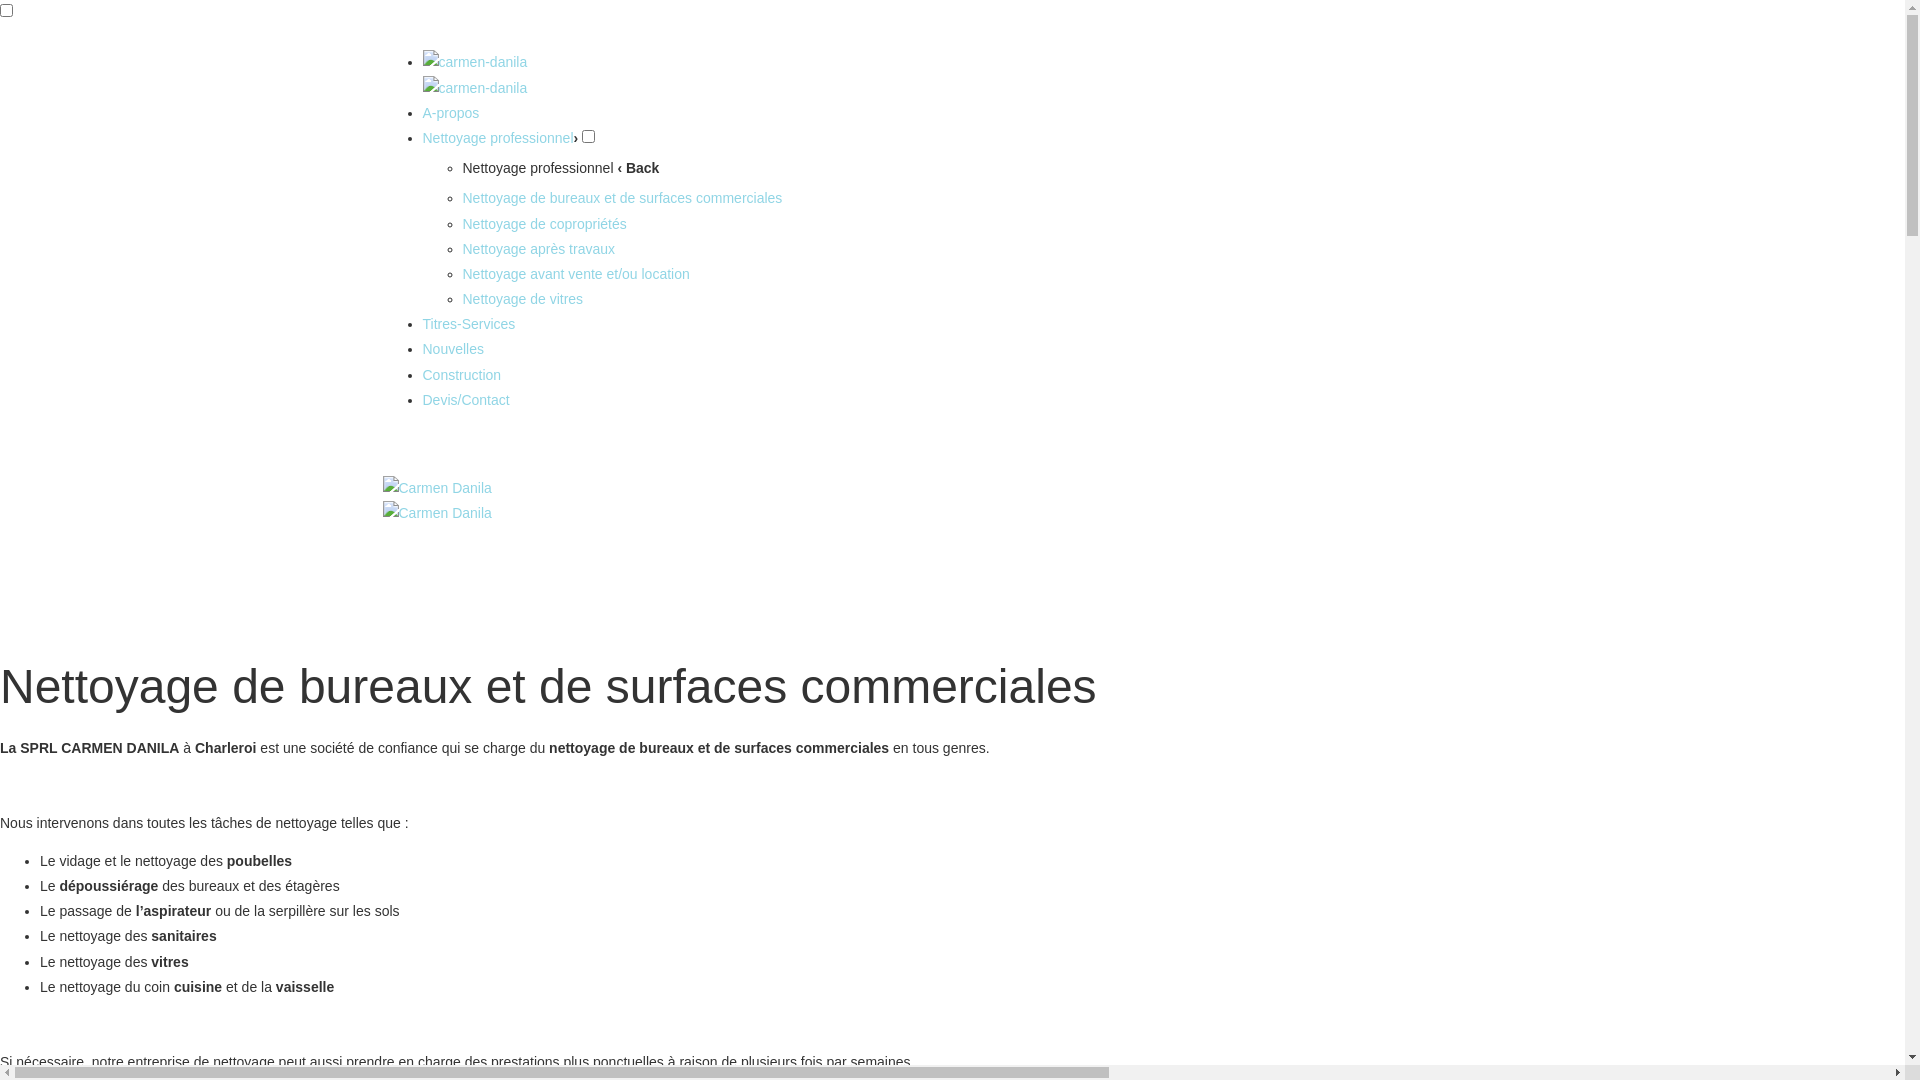  I want to click on 'Nettoyage de vitres', so click(460, 299).